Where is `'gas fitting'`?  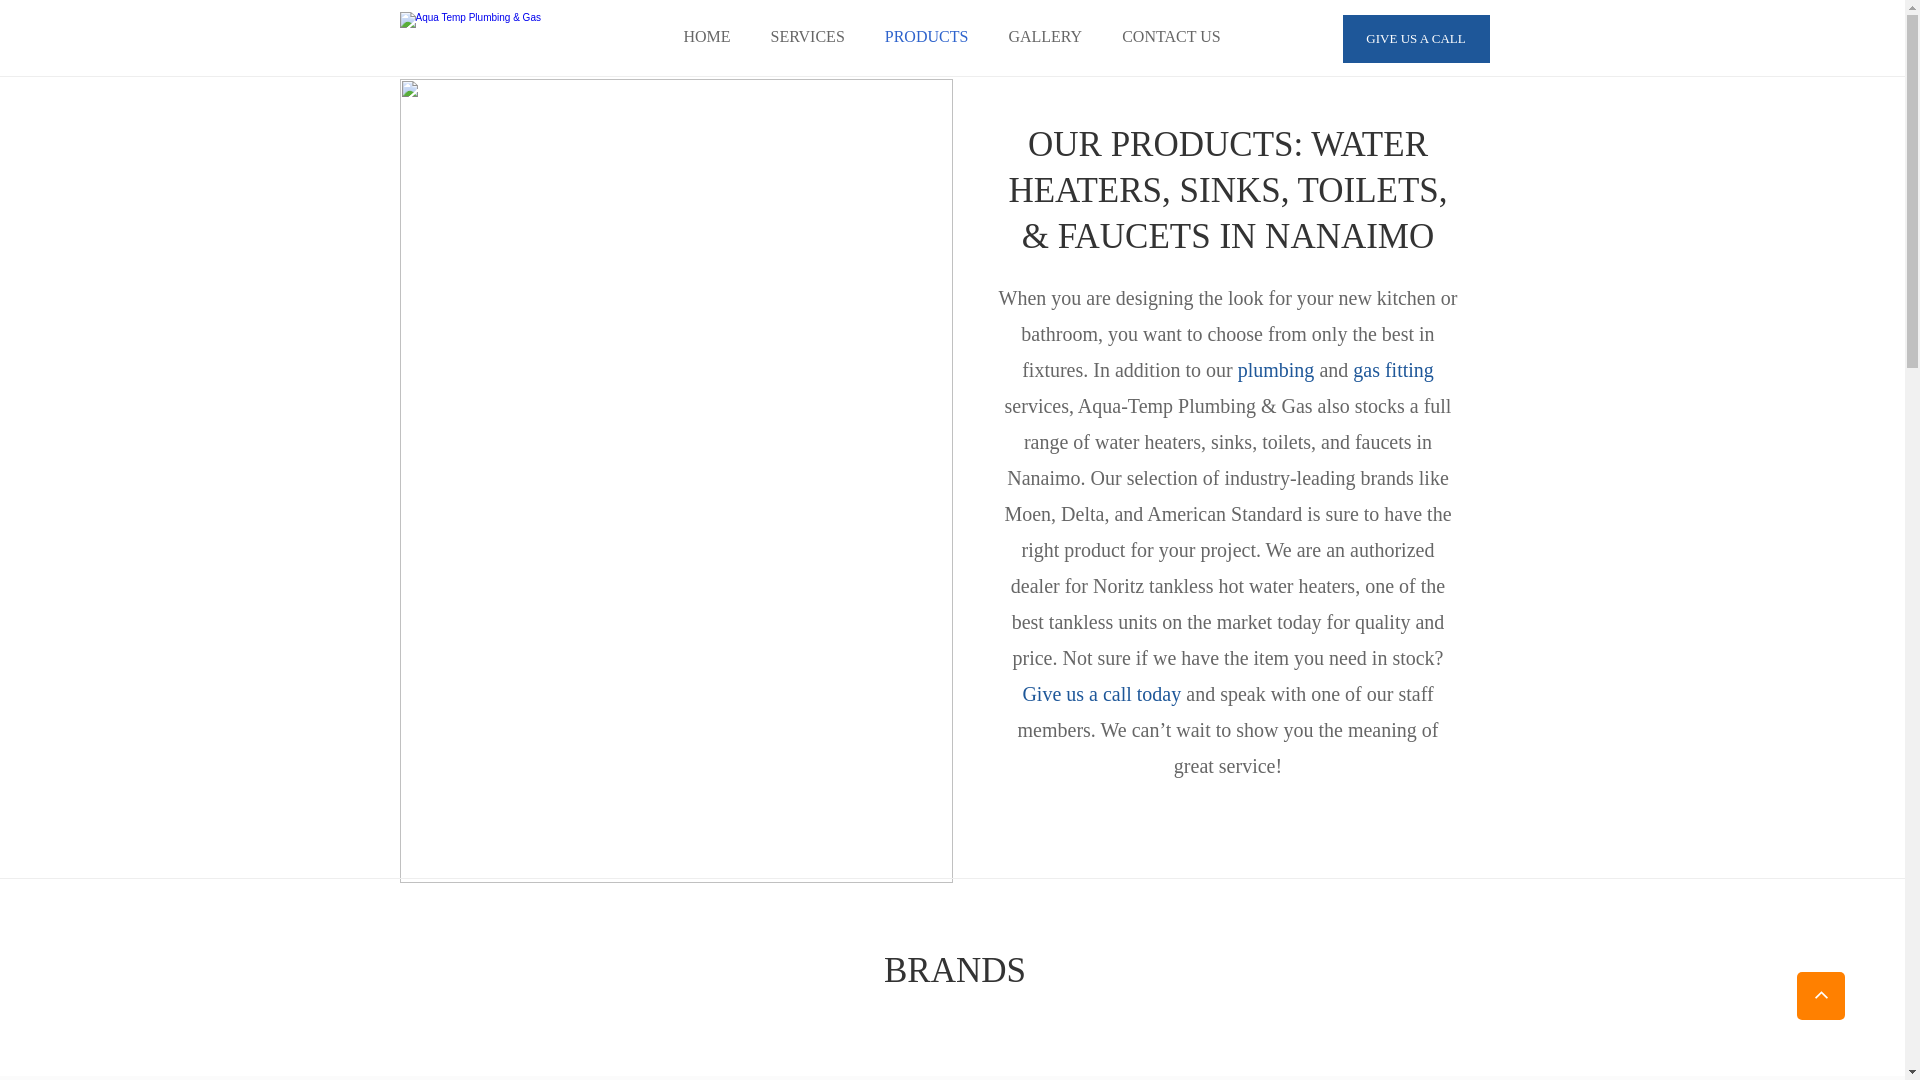
'gas fitting' is located at coordinates (1390, 370).